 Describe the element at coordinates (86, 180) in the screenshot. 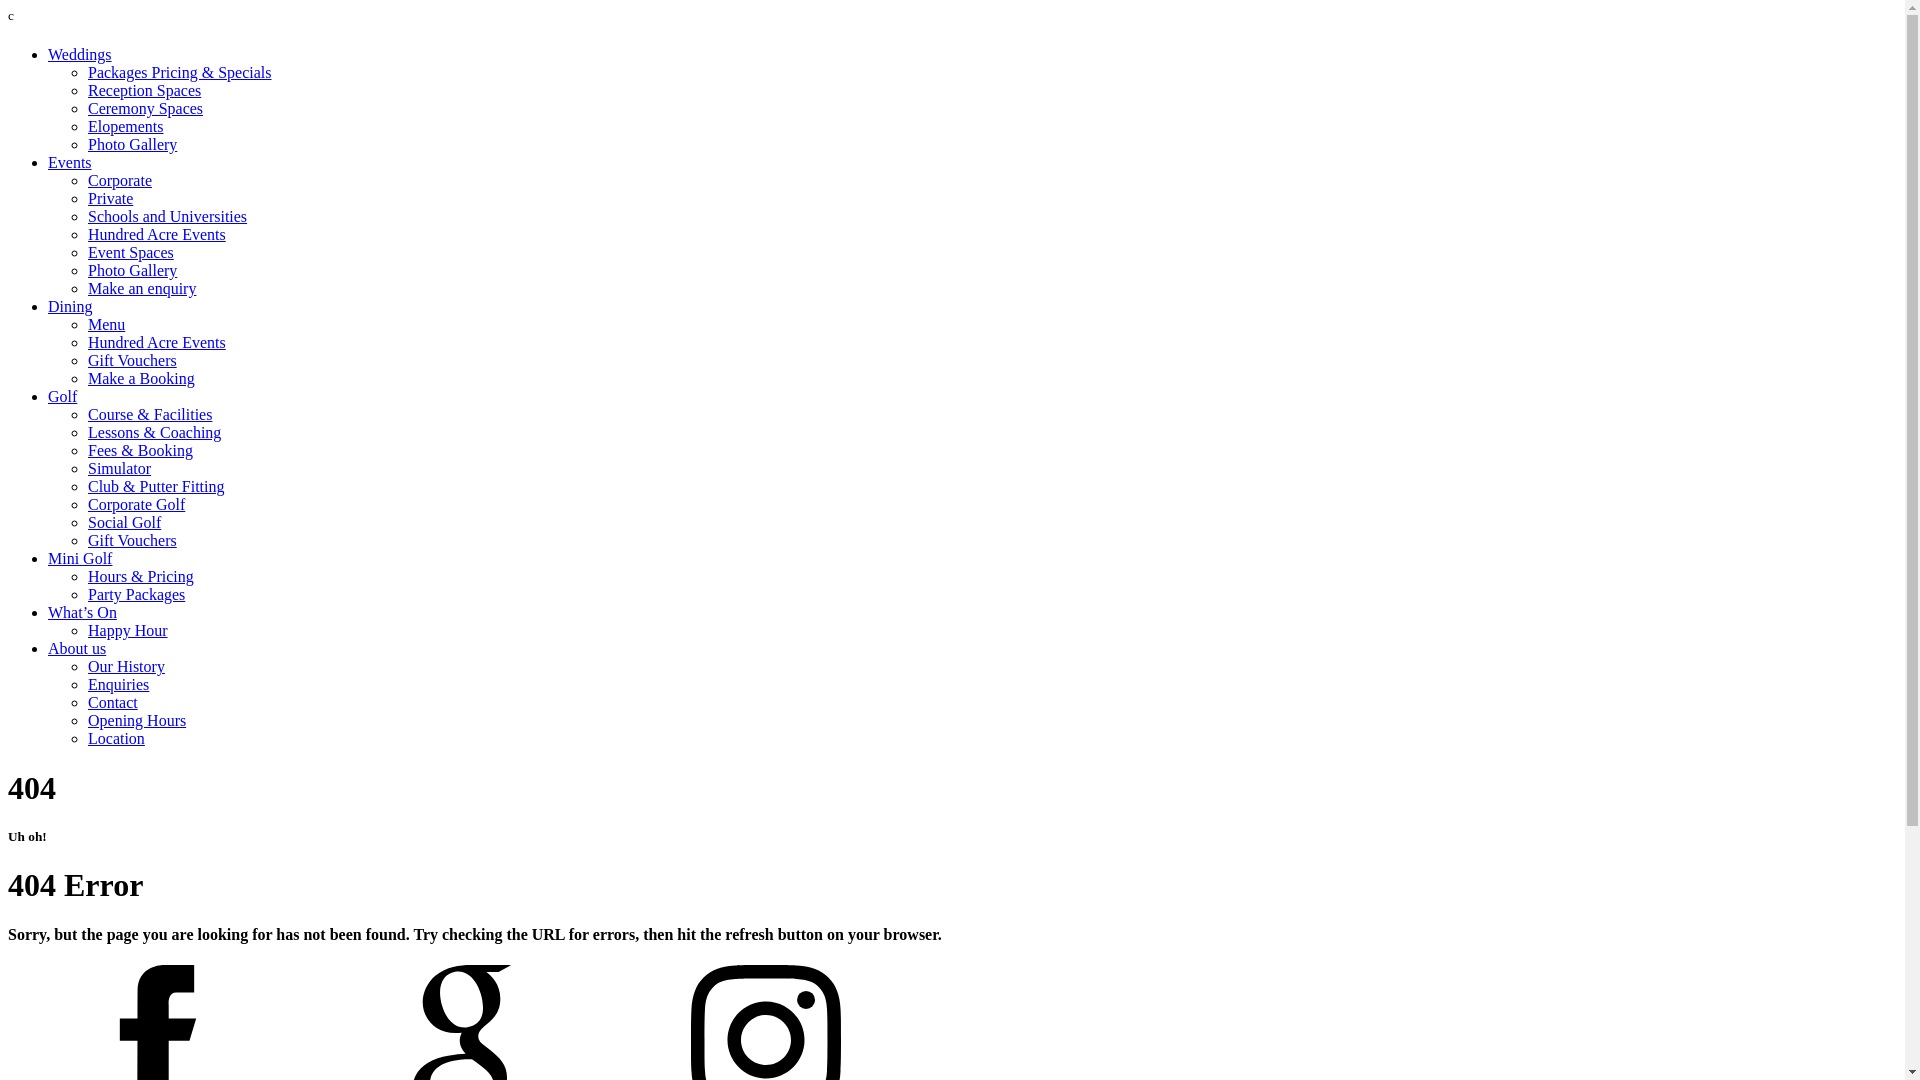

I see `'Corporate'` at that location.